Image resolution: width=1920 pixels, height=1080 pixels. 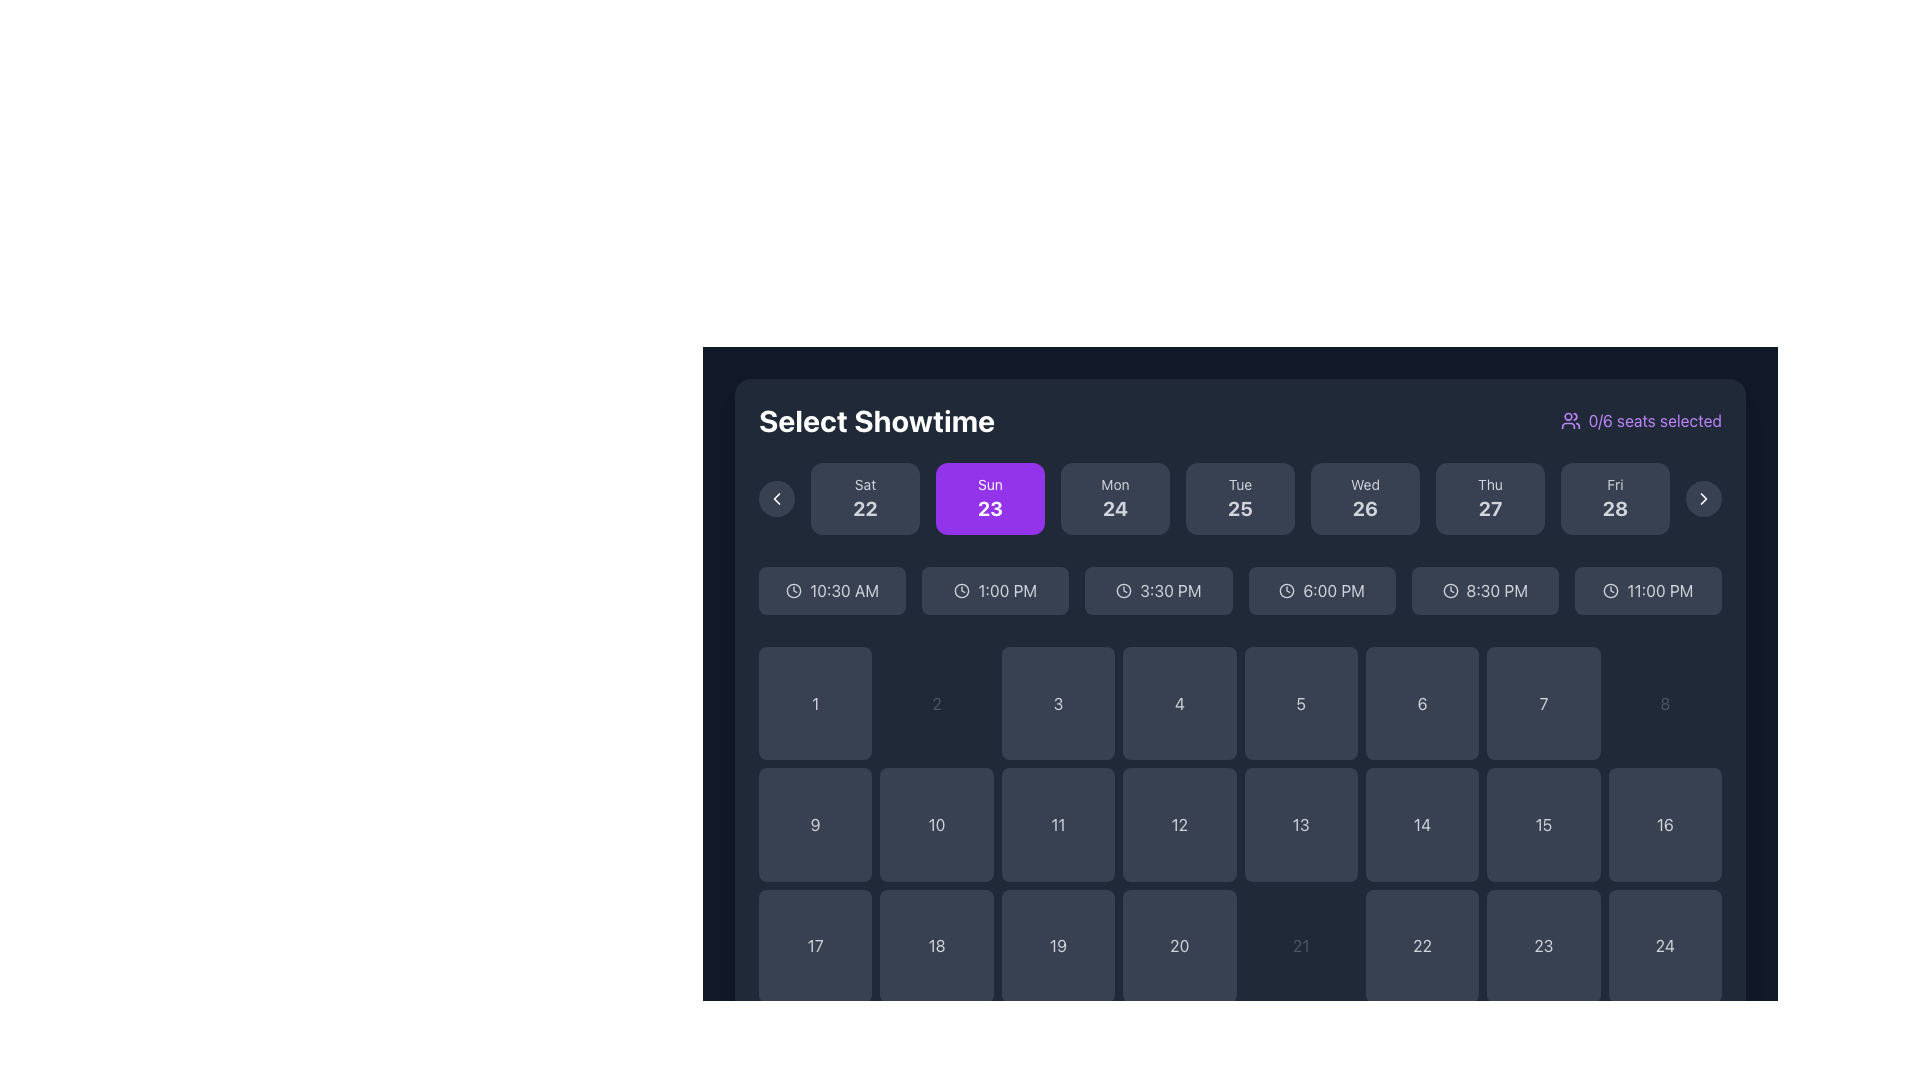 What do you see at coordinates (936, 825) in the screenshot?
I see `the square-shaped button with rounded corners and the number '10' in light gray` at bounding box center [936, 825].